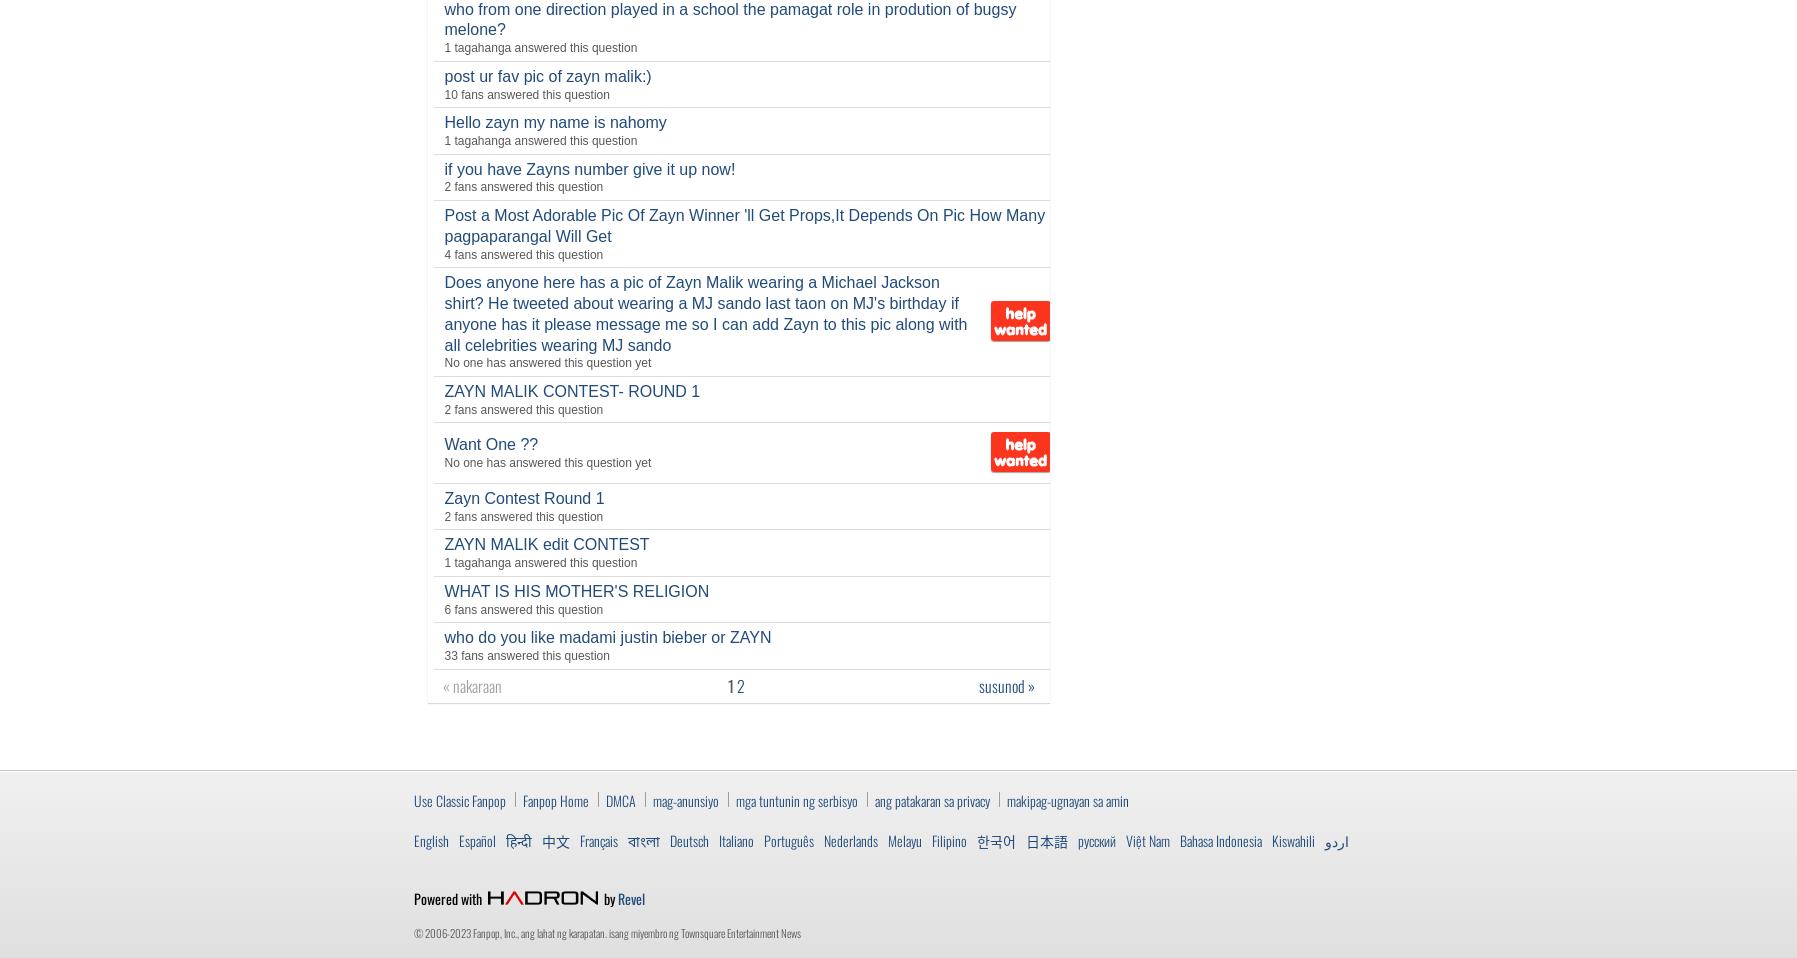 This screenshot has height=958, width=1797. I want to click on '6 fans answered this question', so click(522, 609).